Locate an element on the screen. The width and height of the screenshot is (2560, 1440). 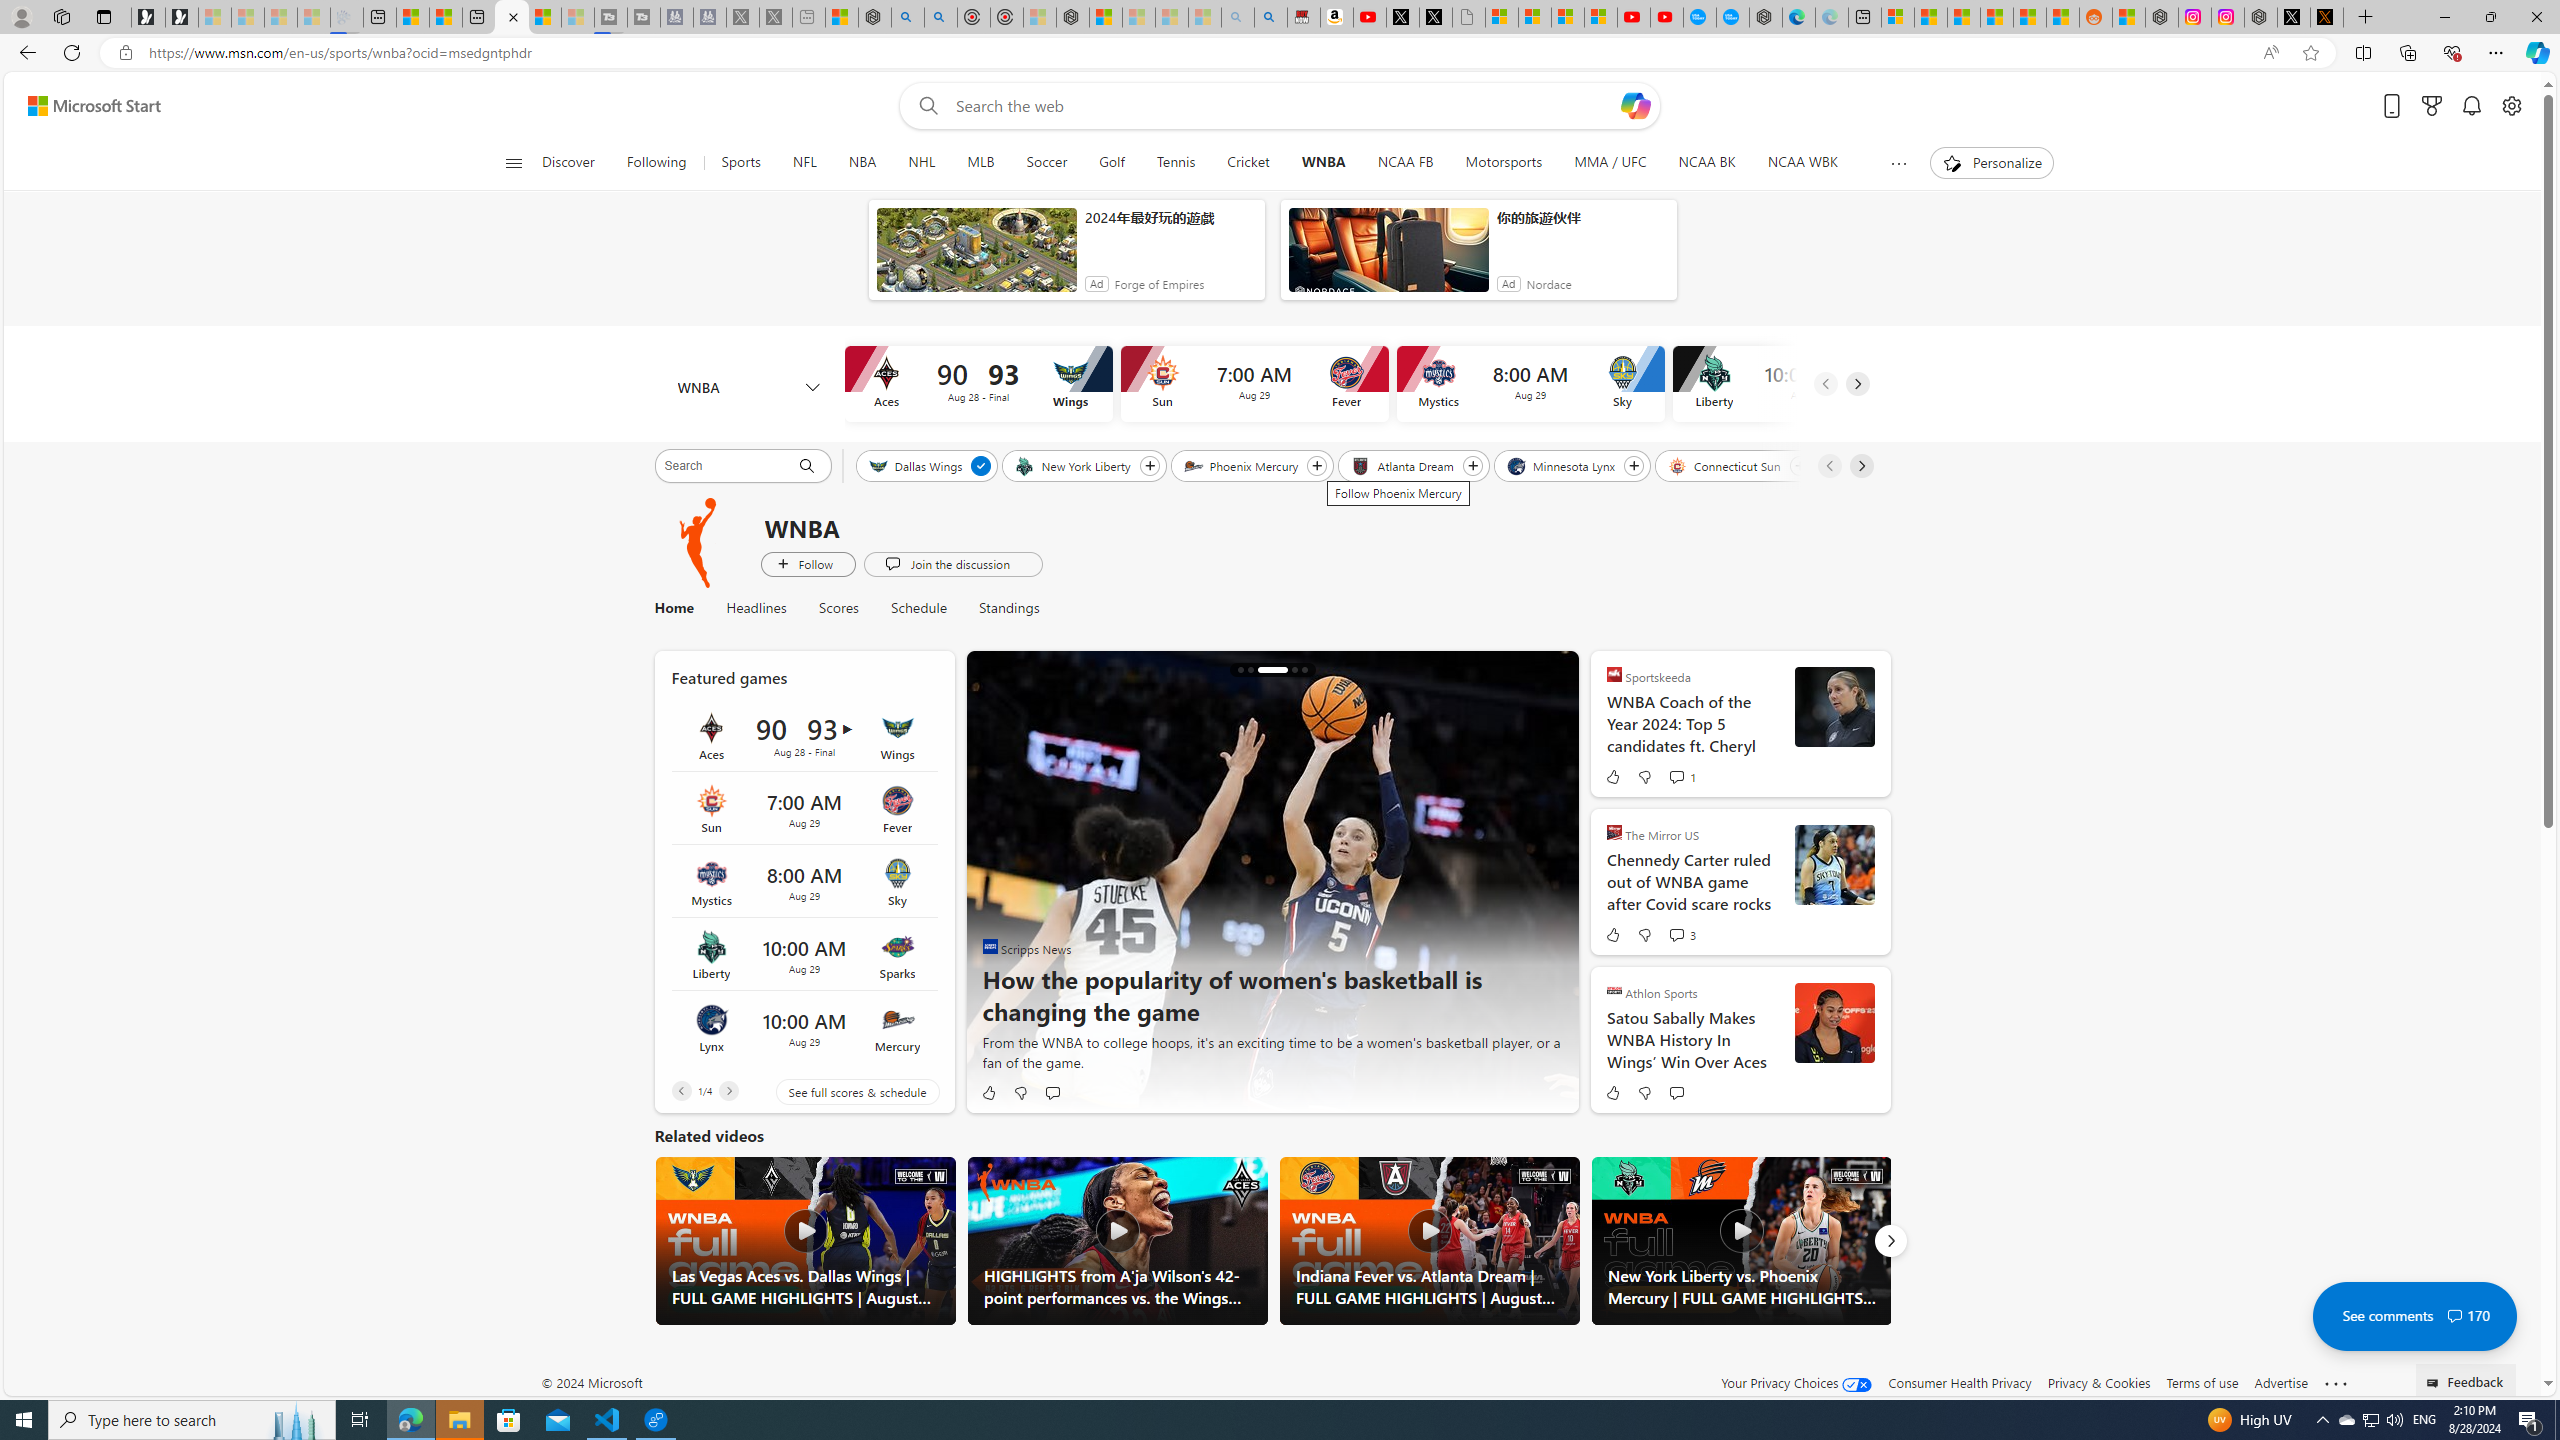
'New York Liberty' is located at coordinates (1075, 464).